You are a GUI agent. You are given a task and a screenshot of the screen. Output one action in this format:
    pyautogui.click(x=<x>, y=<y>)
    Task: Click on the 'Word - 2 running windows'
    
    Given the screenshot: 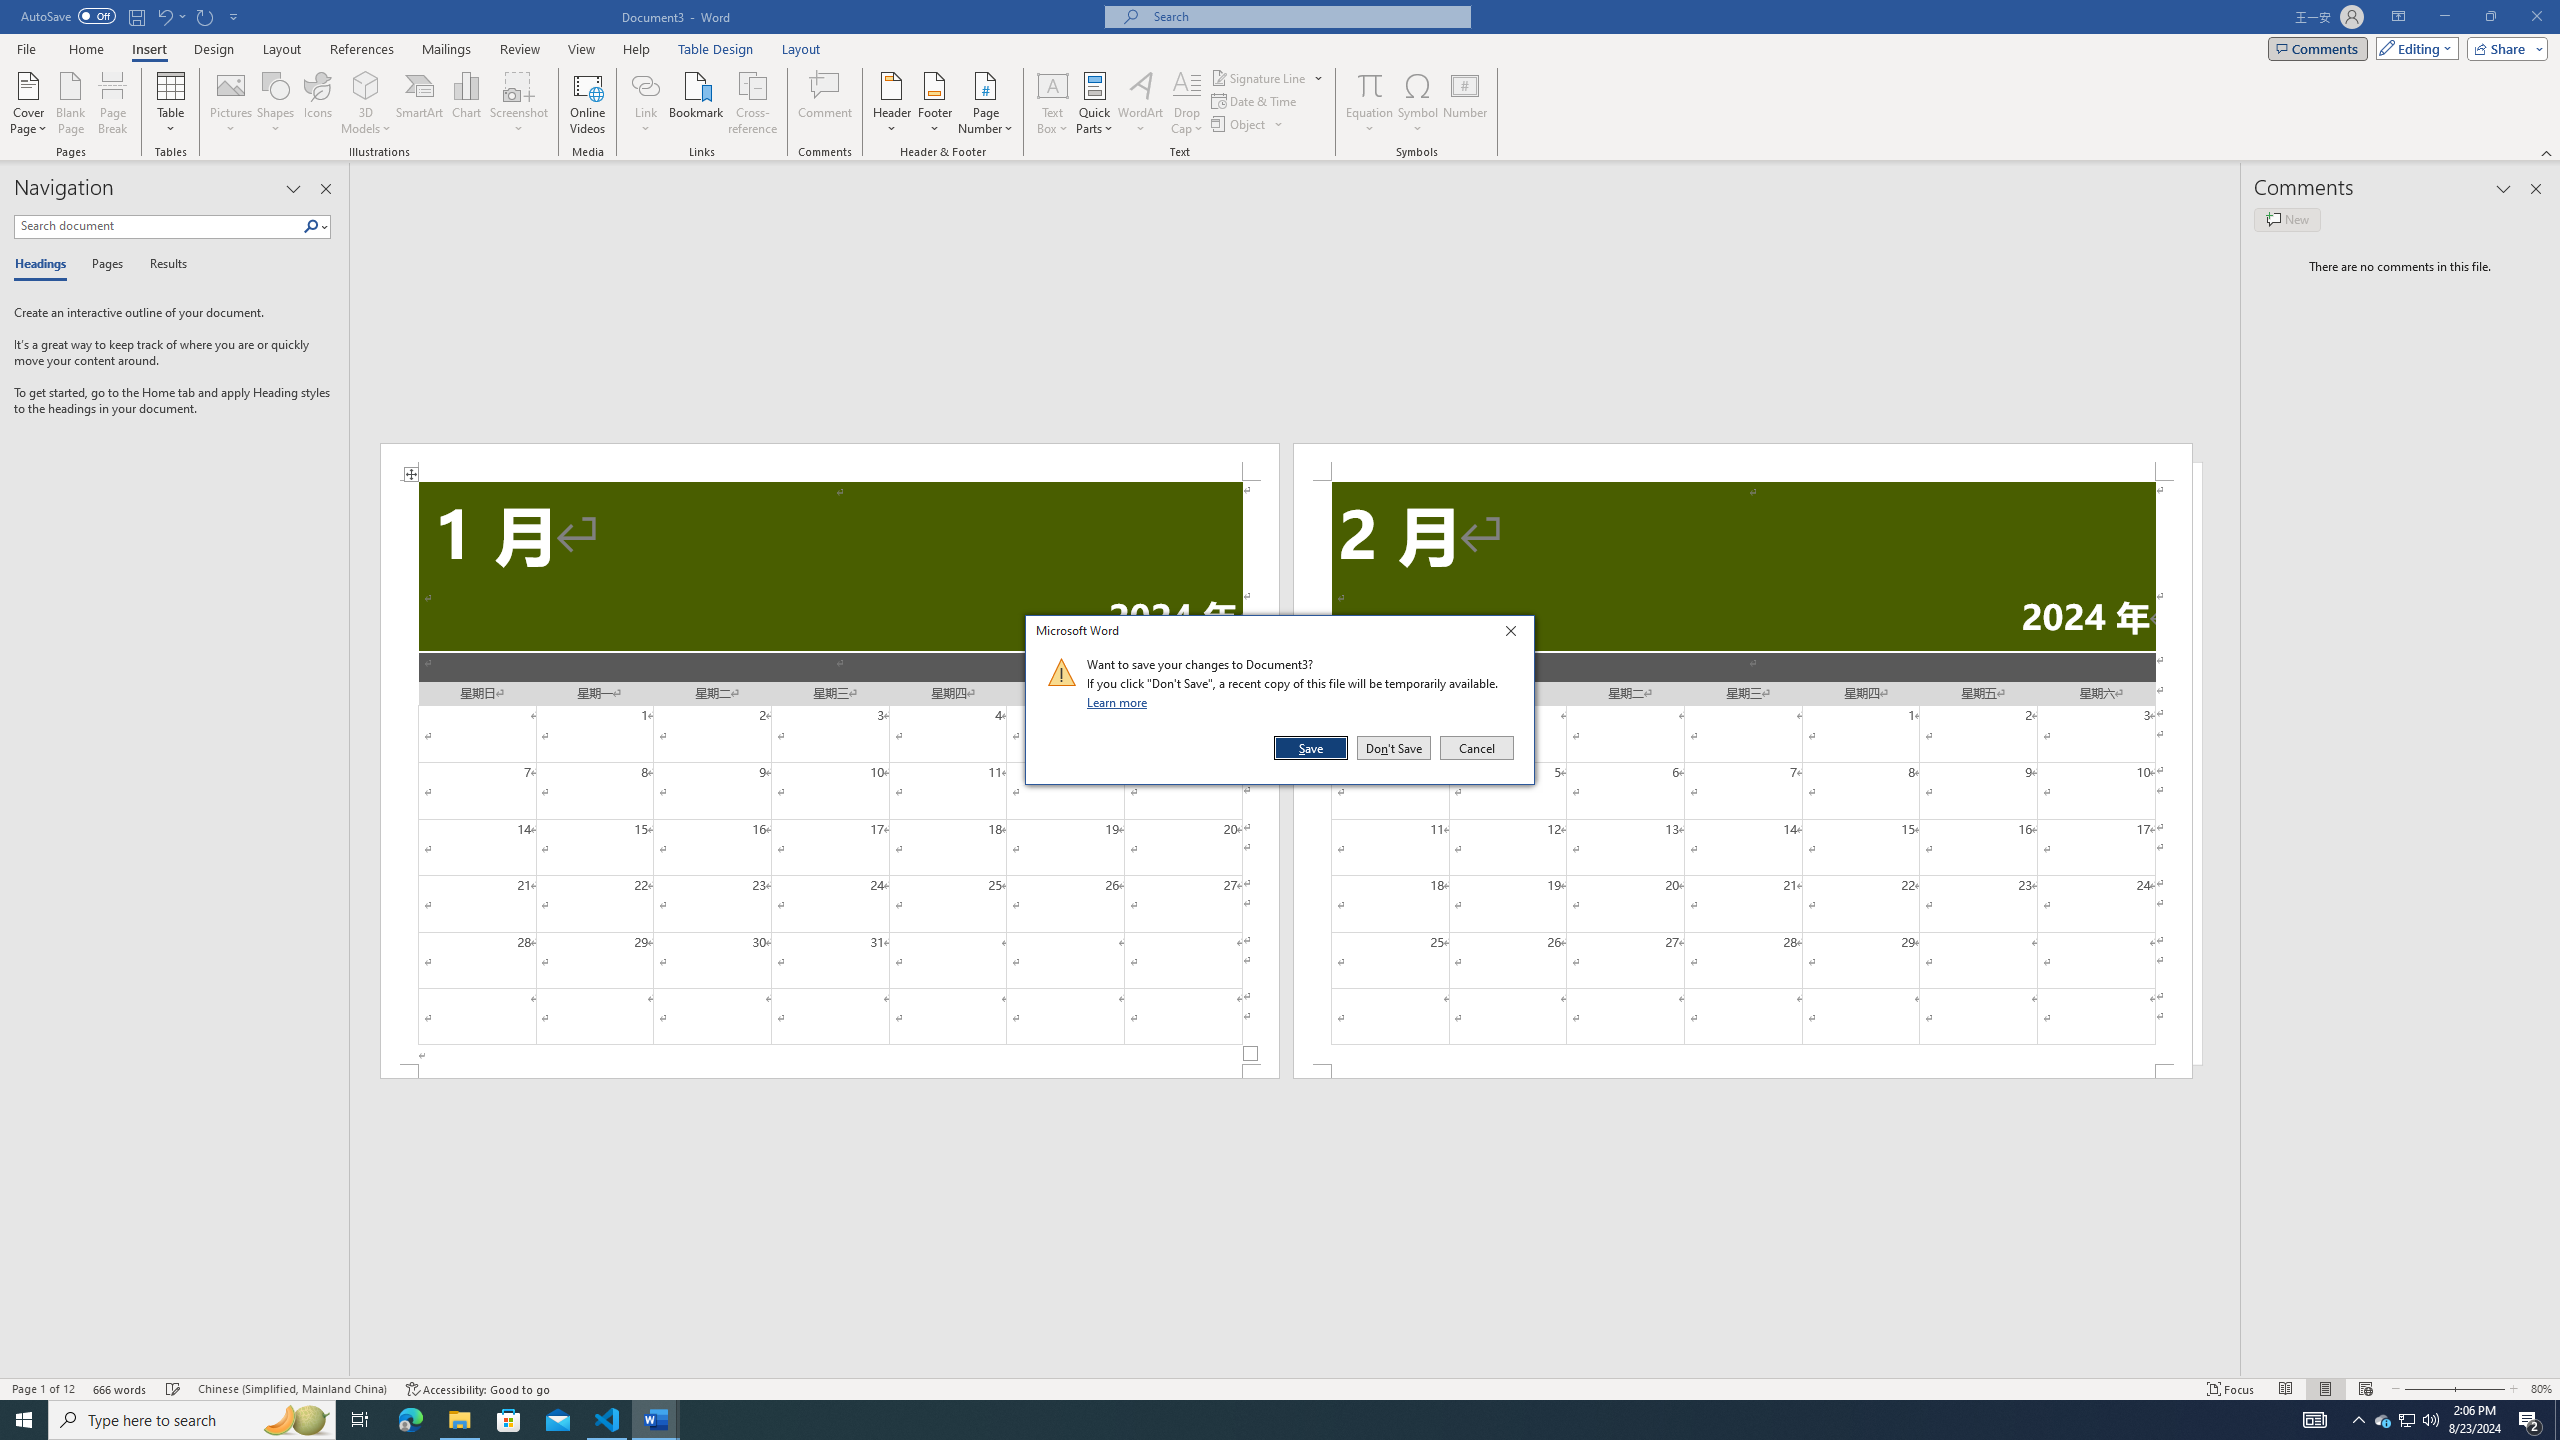 What is the action you would take?
    pyautogui.click(x=656, y=1418)
    